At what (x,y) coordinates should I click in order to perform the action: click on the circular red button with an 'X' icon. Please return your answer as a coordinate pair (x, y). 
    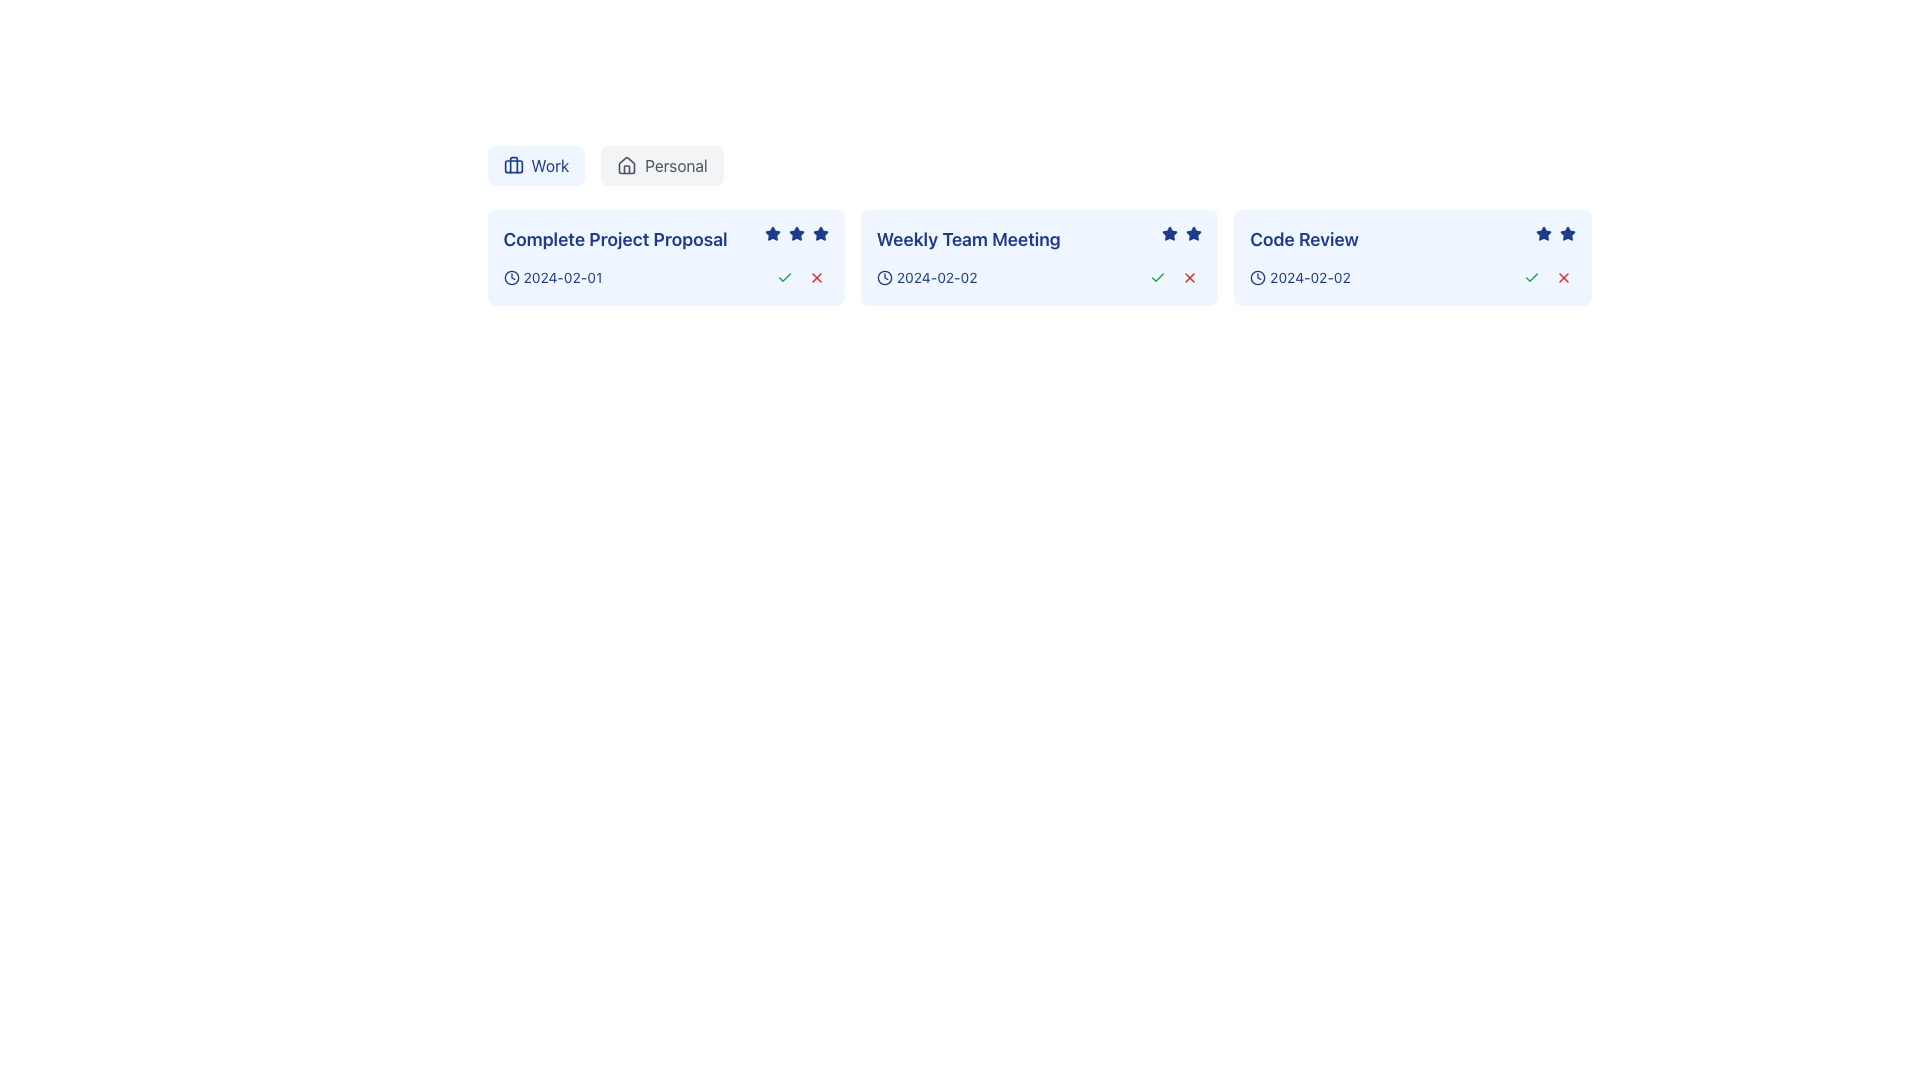
    Looking at the image, I should click on (1562, 277).